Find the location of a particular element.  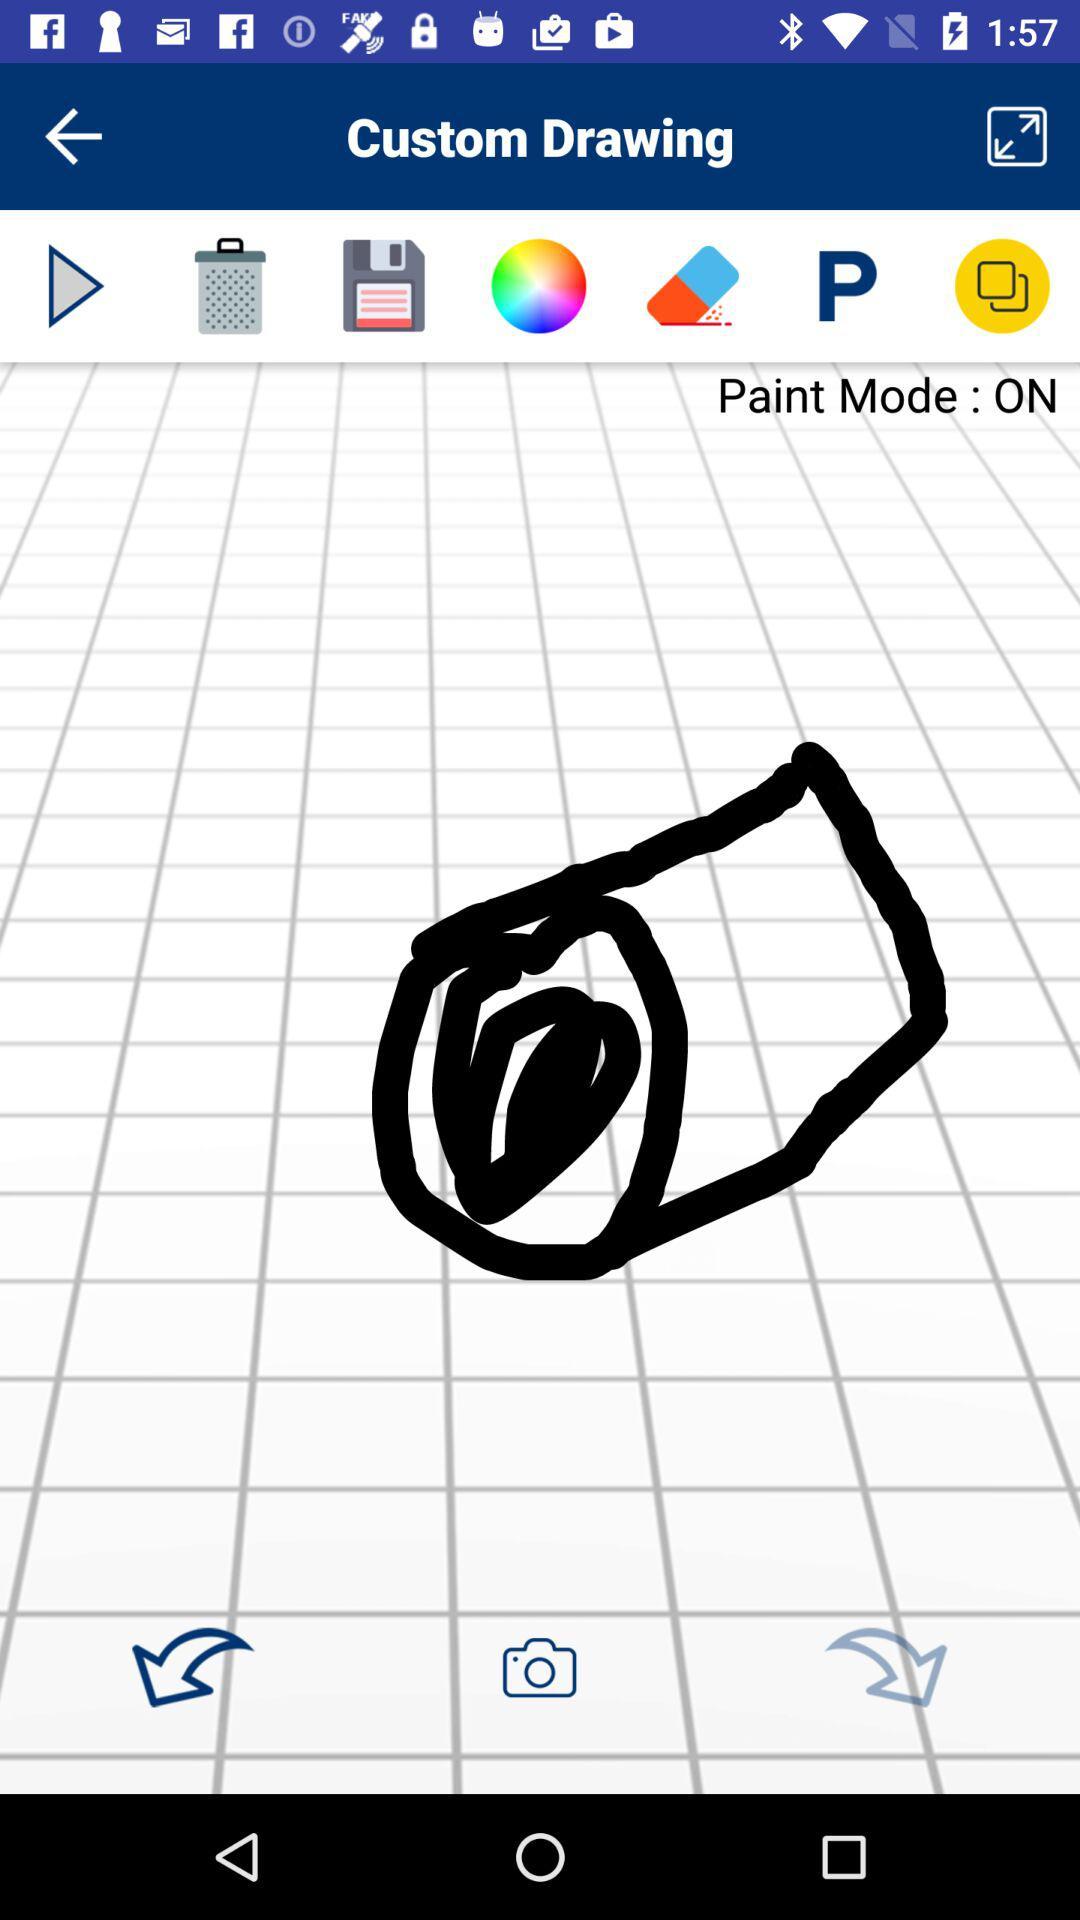

delete is located at coordinates (229, 285).